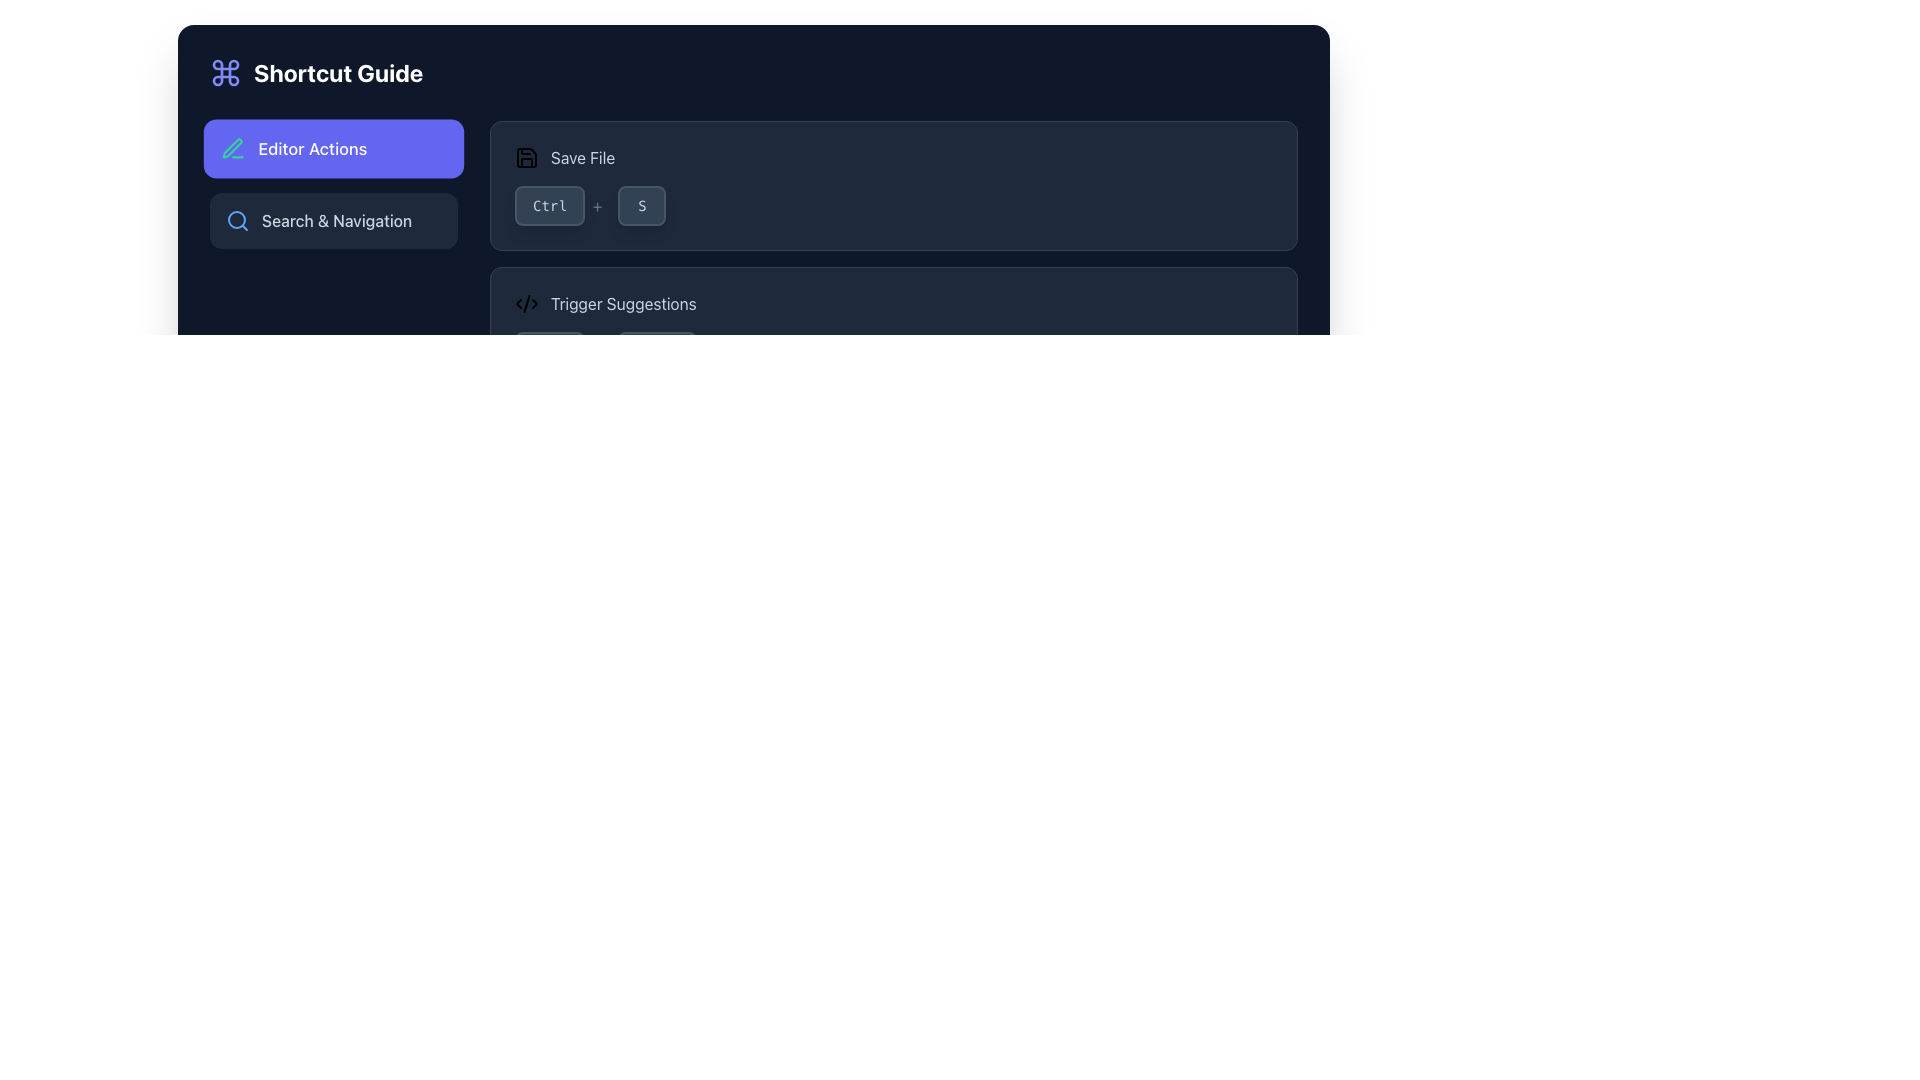 This screenshot has height=1080, width=1920. What do you see at coordinates (596, 205) in the screenshot?
I see `the Textual symbol indicating the 'Ctrl+S' shortcut representation, located in the top central section of the interface under the 'Save File' label` at bounding box center [596, 205].